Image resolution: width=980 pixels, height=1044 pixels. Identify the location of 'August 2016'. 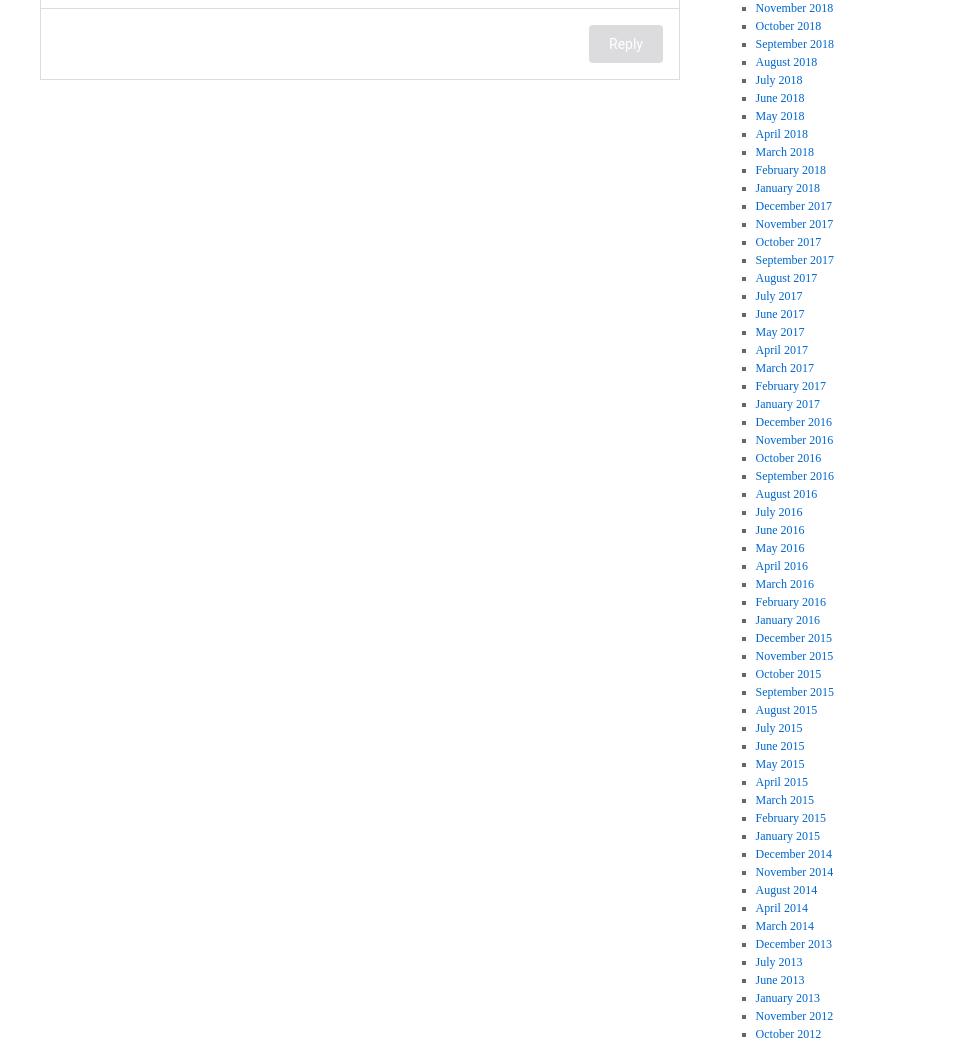
(785, 494).